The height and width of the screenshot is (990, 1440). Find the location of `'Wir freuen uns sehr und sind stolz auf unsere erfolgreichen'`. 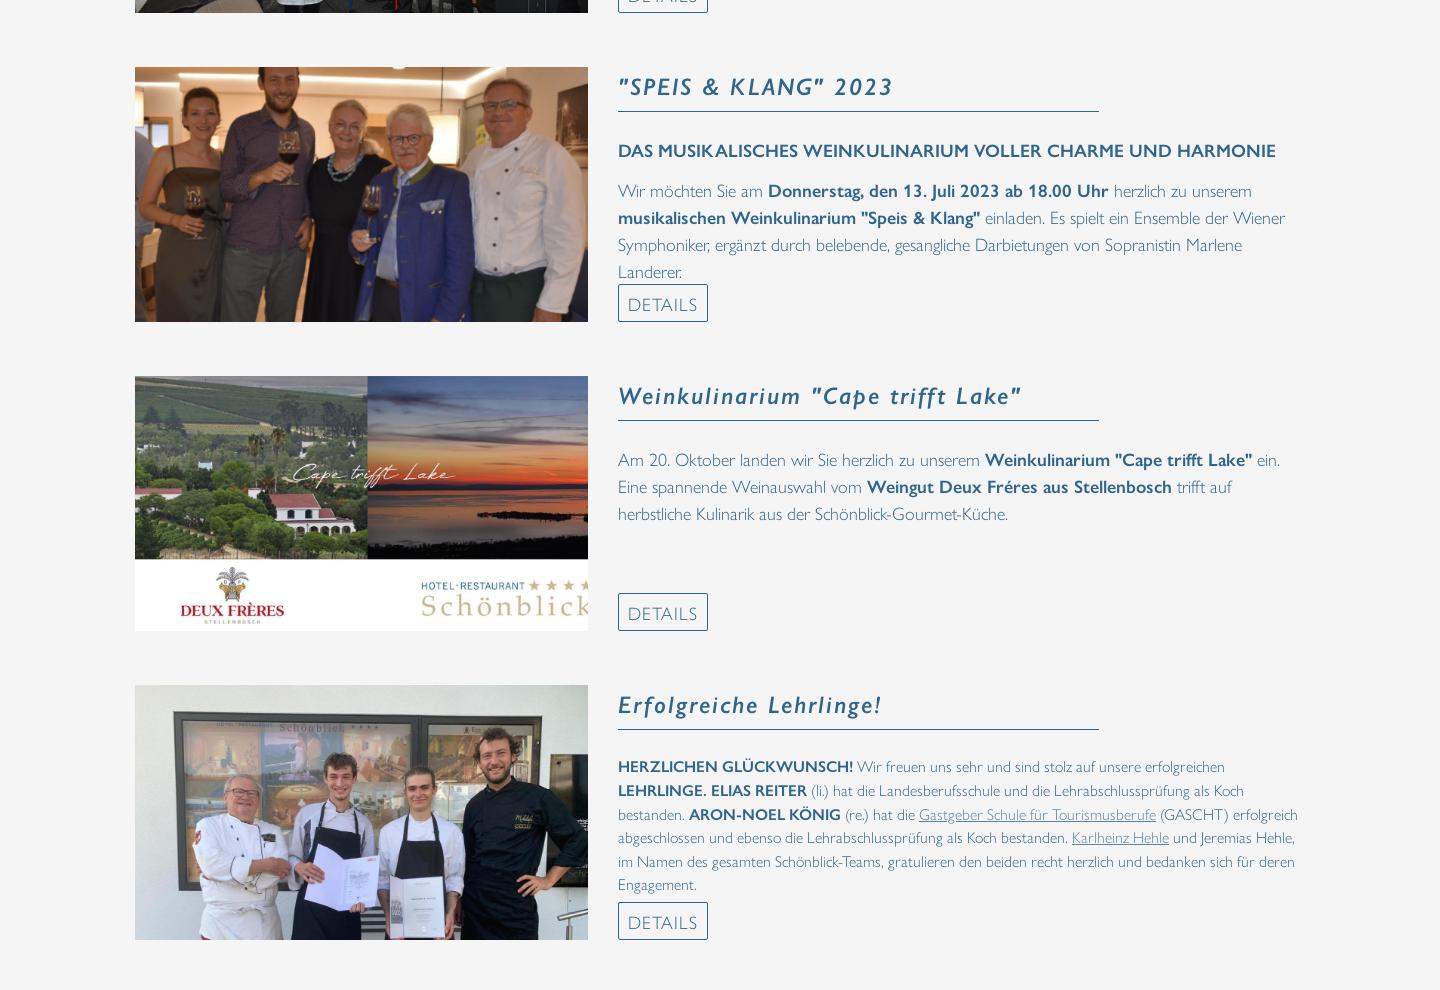

'Wir freuen uns sehr und sind stolz auf unsere erfolgreichen' is located at coordinates (1038, 765).